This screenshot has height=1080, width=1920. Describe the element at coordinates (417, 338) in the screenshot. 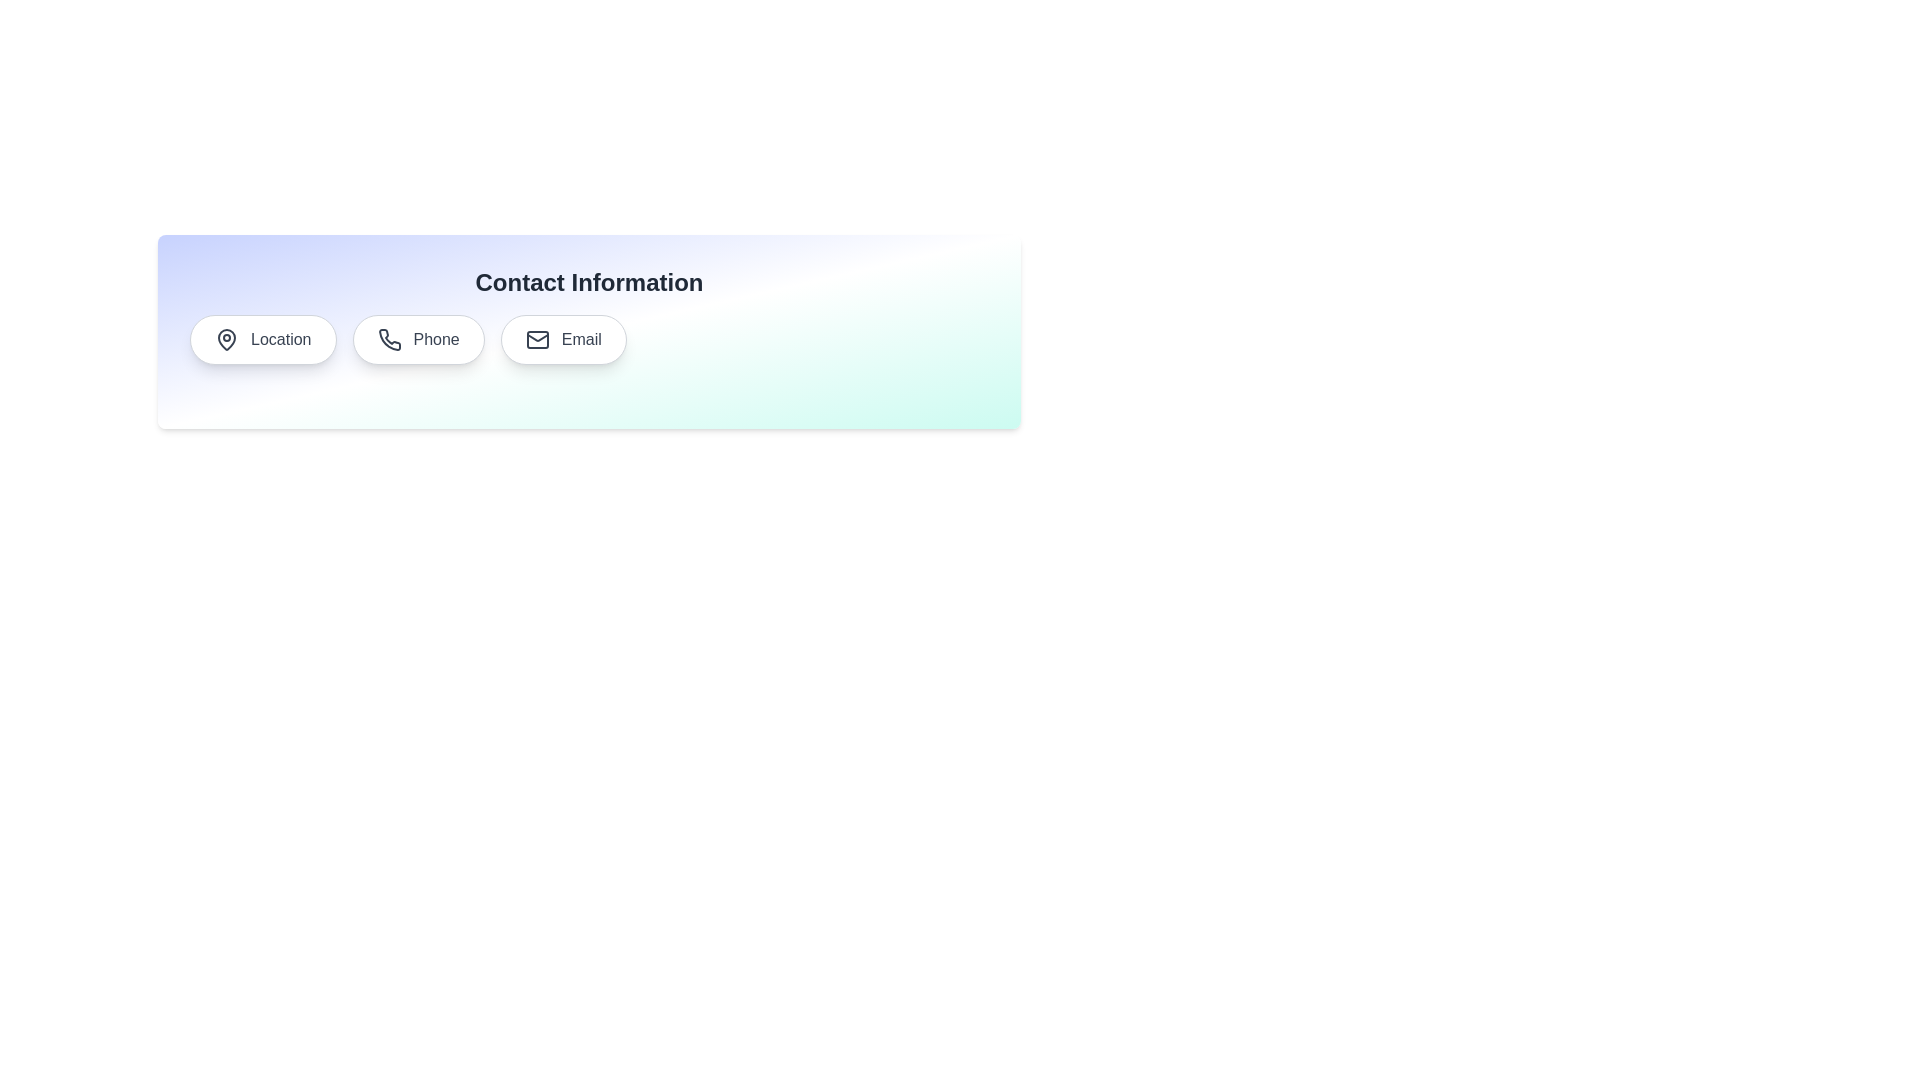

I see `the chip labeled Phone to observe its hover effect` at that location.